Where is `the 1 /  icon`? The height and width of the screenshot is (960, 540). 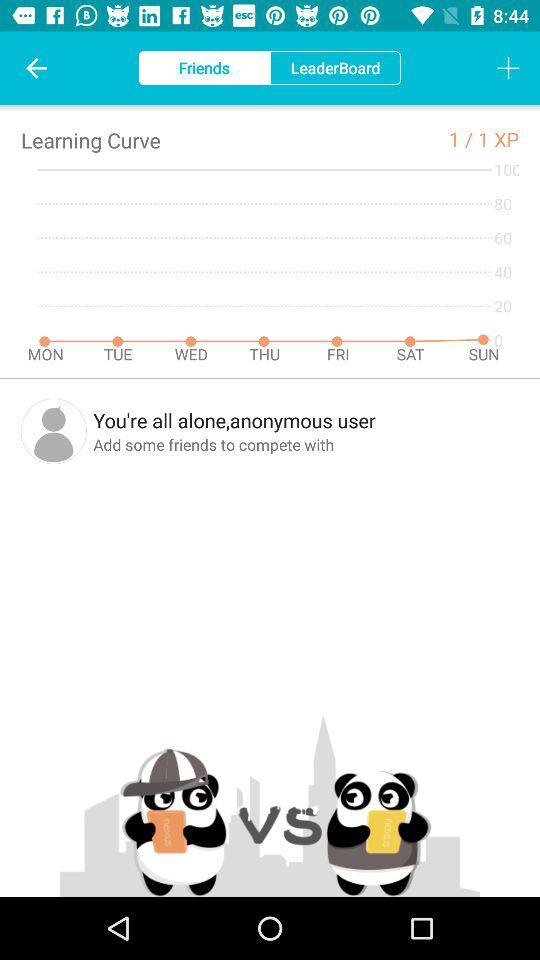 the 1 /  icon is located at coordinates (463, 138).